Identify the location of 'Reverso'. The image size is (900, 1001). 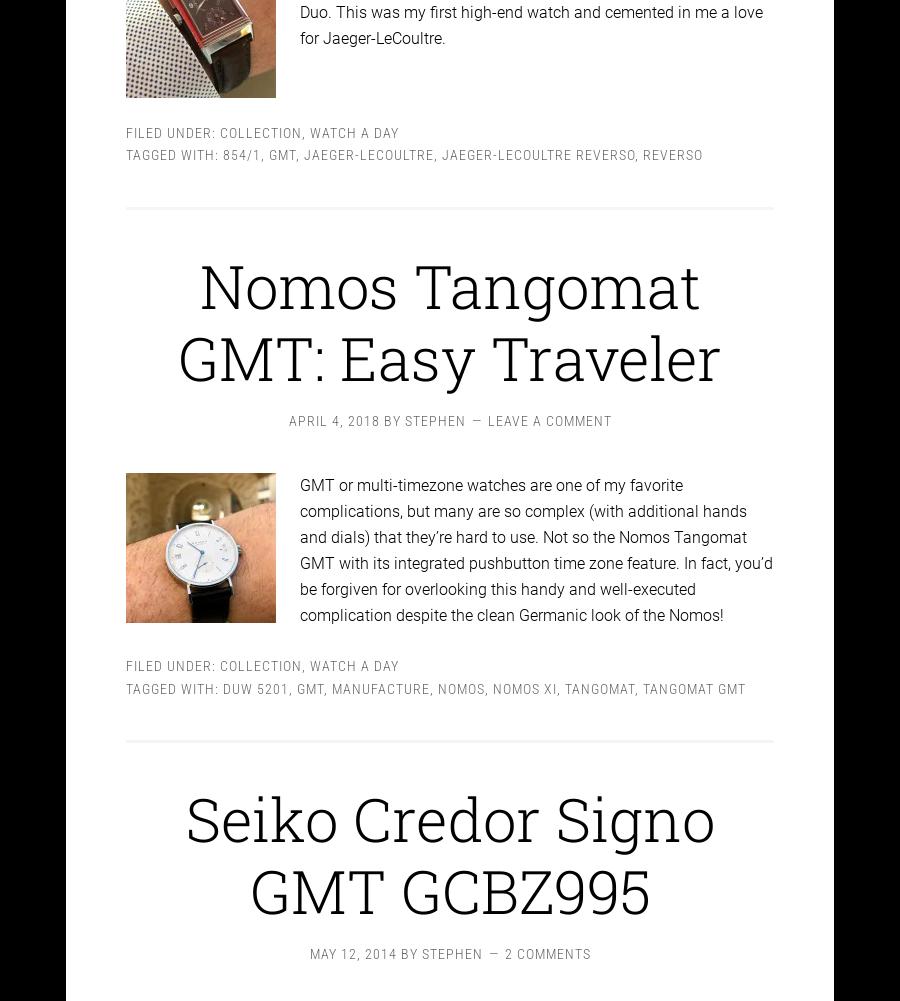
(673, 137).